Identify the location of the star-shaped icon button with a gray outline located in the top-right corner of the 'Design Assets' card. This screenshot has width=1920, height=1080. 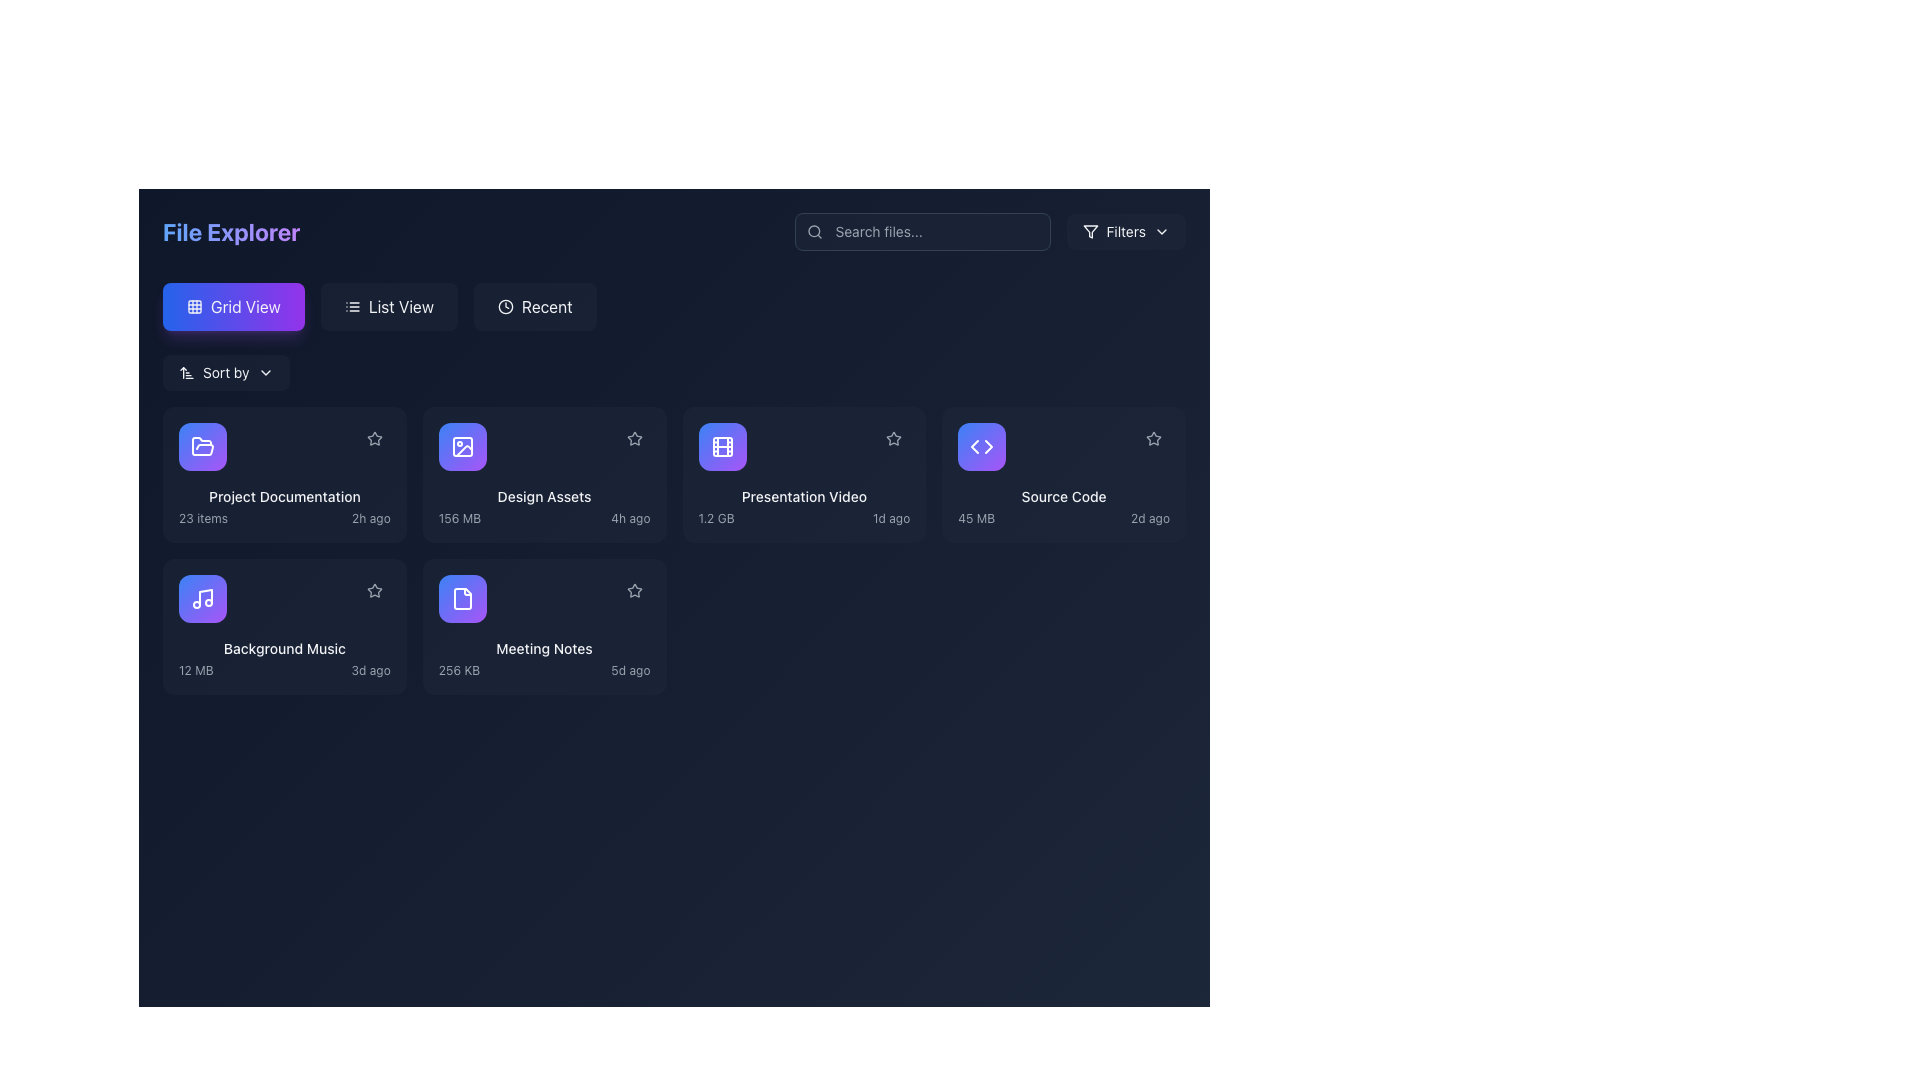
(633, 438).